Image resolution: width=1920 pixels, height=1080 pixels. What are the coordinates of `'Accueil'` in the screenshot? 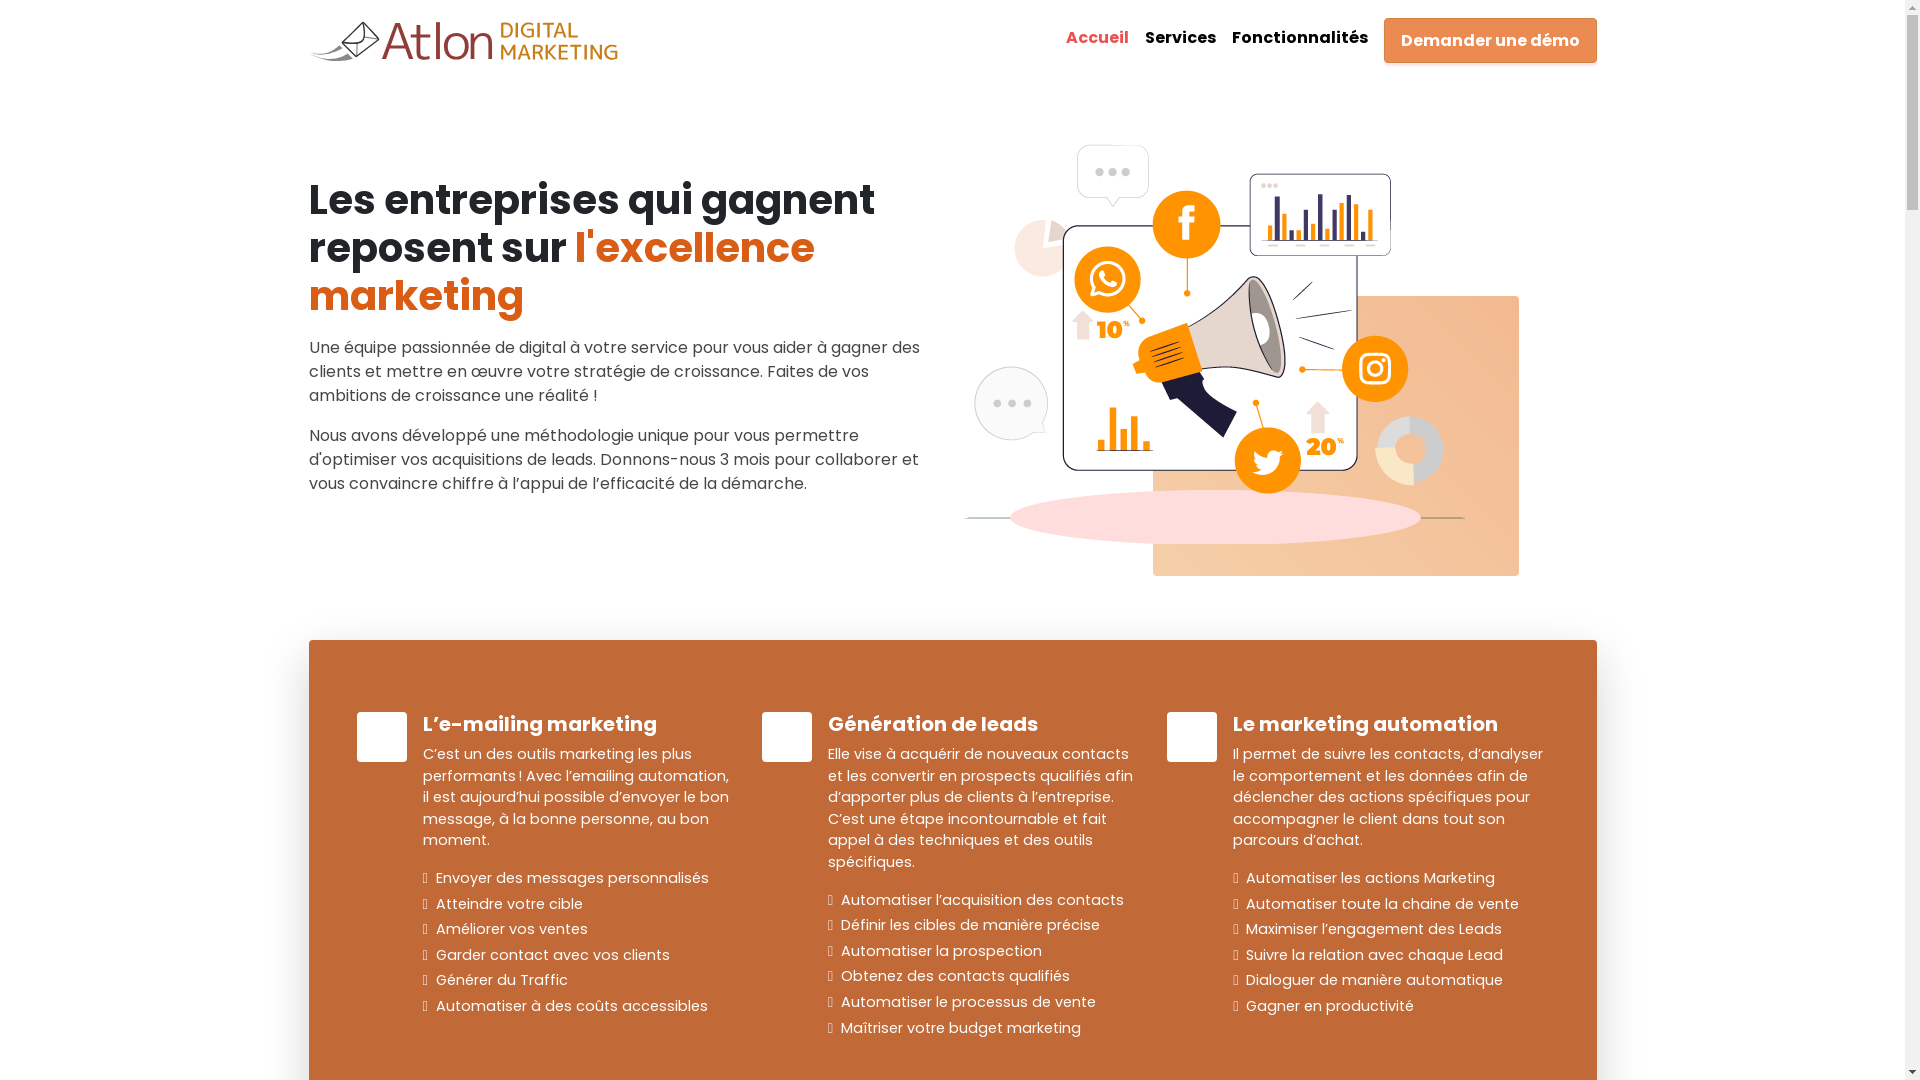 It's located at (1096, 38).